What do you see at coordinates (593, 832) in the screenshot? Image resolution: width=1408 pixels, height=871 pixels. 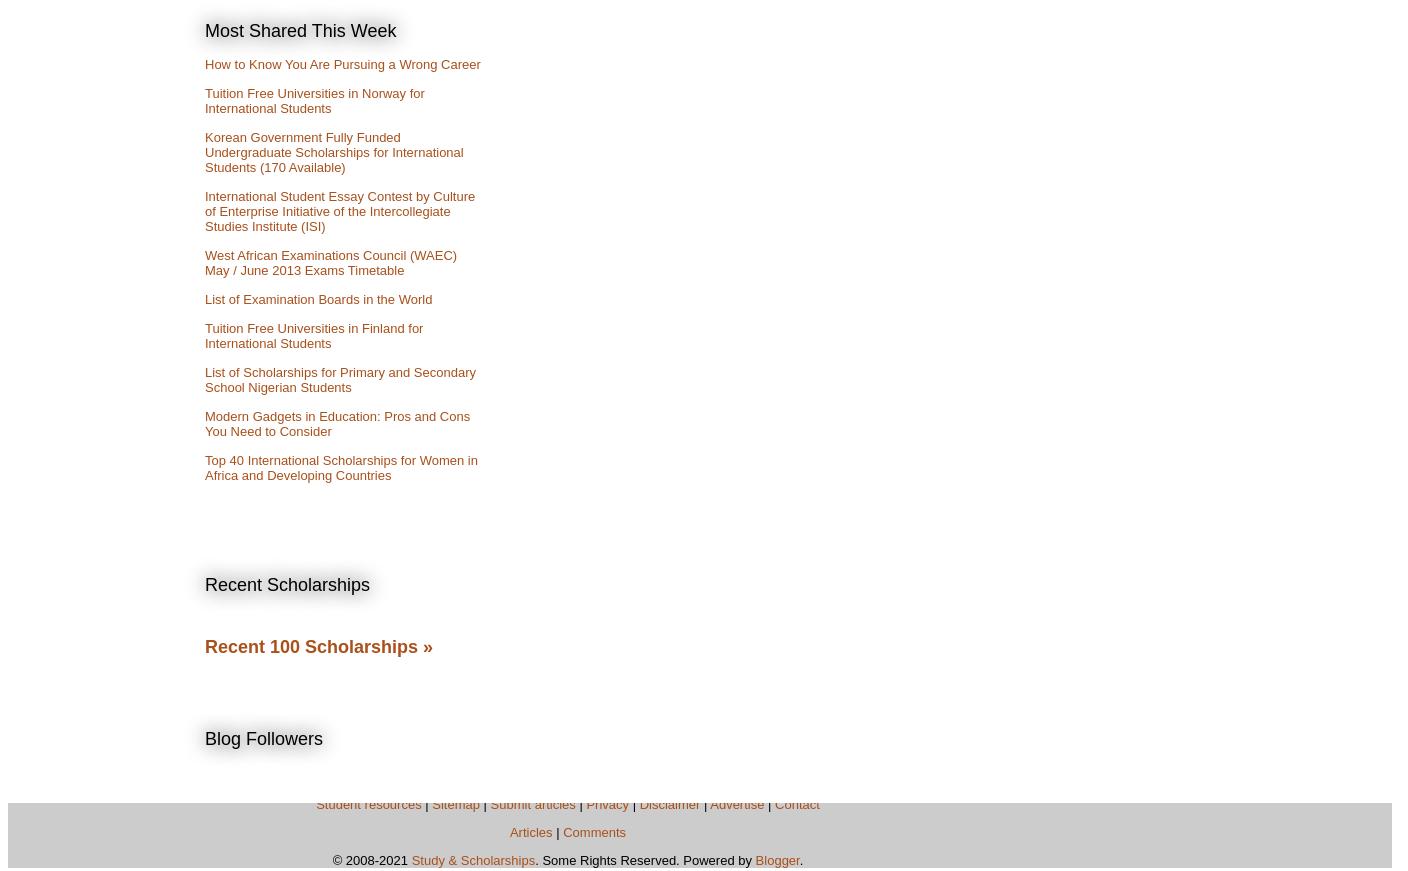 I see `'Comments'` at bounding box center [593, 832].